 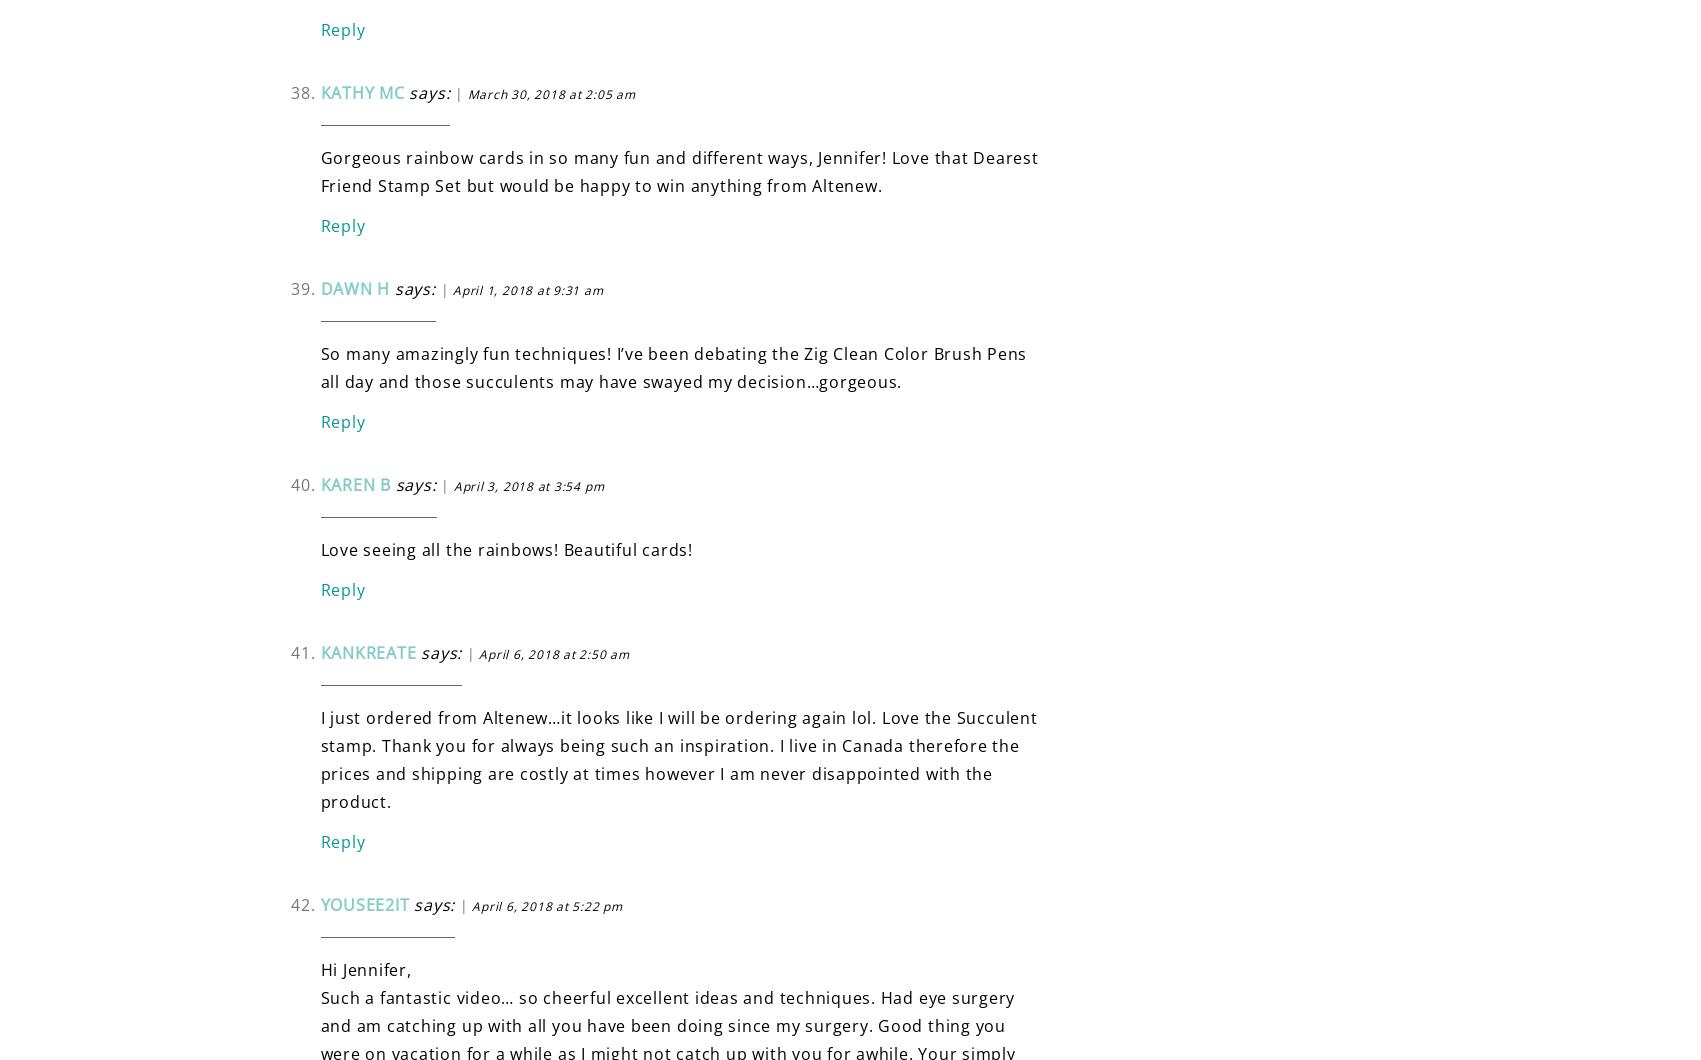 I want to click on 'Gorgeous rainbow cards in so many fun and different ways, Jennifer! Love that Dearest Friend Stamp Set but would be happy to win anything from Altenew.', so click(x=678, y=169).